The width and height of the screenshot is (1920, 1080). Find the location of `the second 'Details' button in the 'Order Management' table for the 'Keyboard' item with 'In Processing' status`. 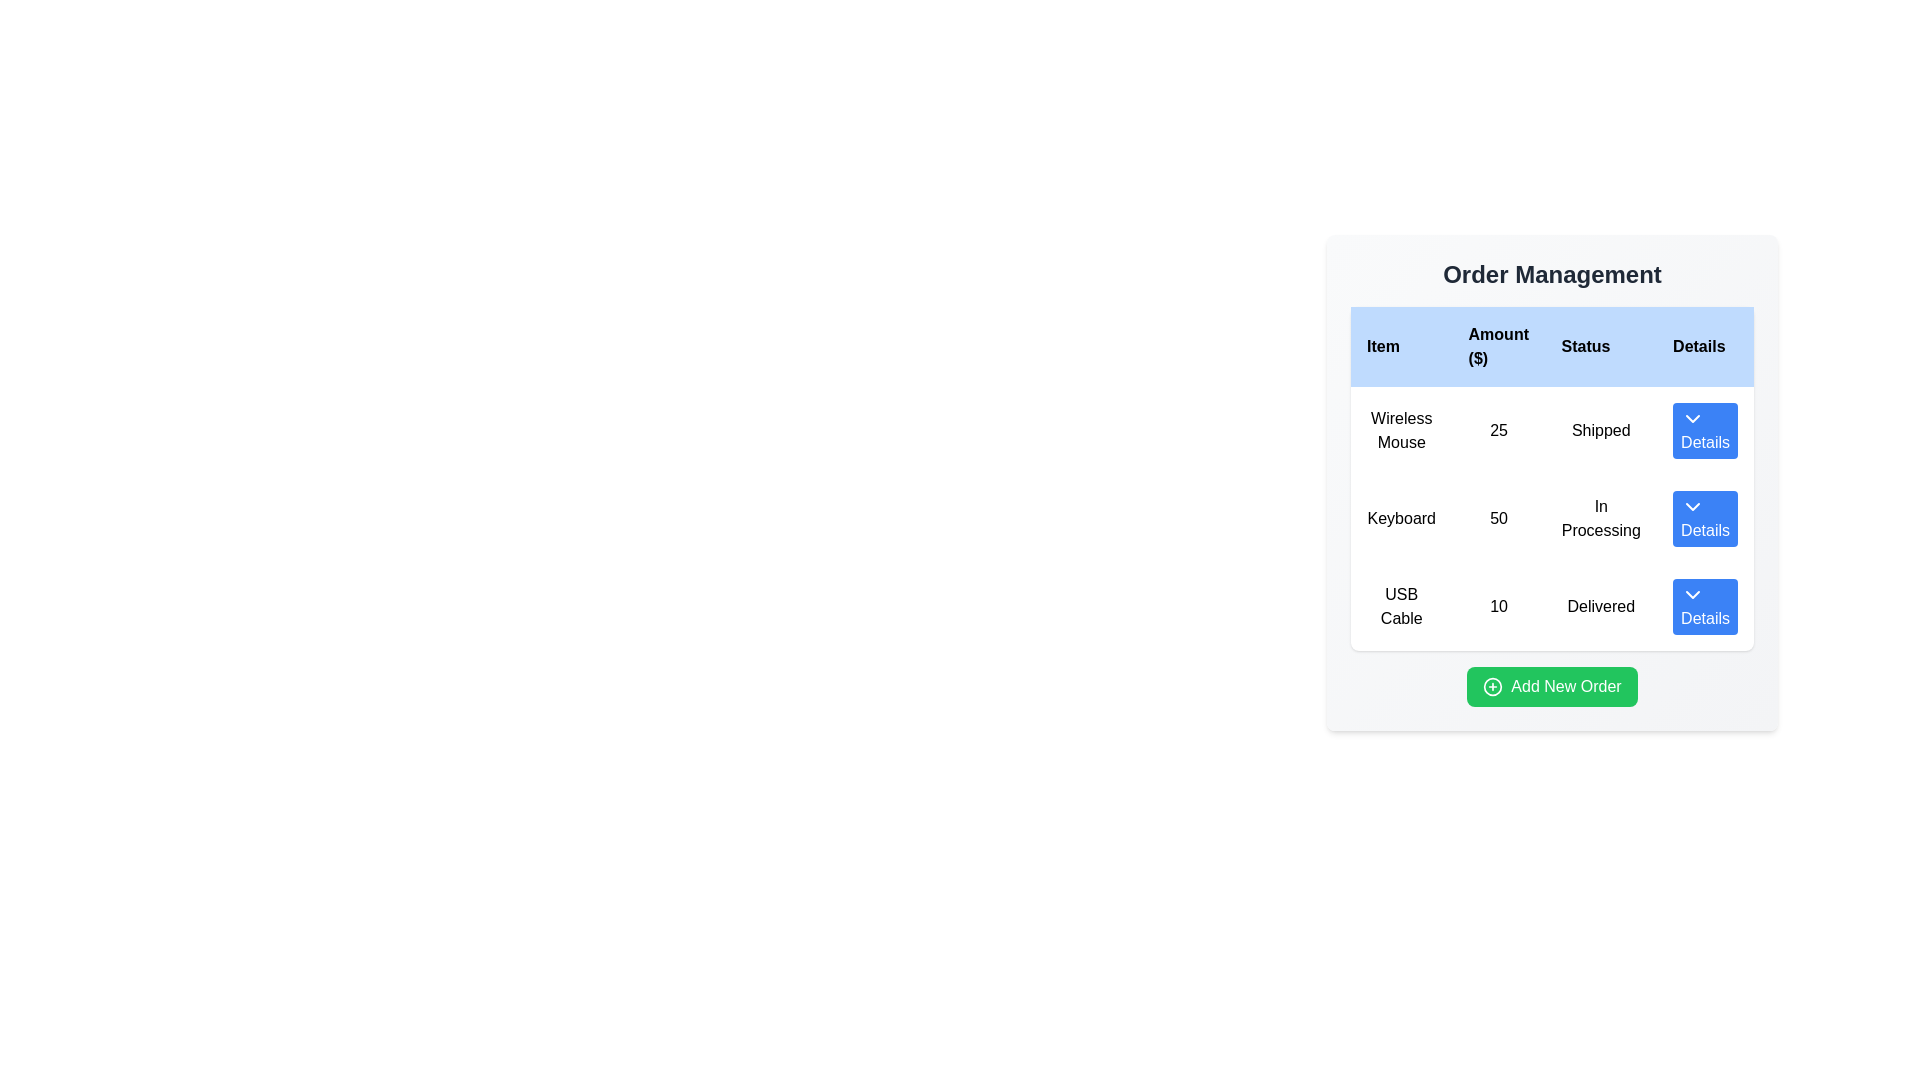

the second 'Details' button in the 'Order Management' table for the 'Keyboard' item with 'In Processing' status is located at coordinates (1704, 518).